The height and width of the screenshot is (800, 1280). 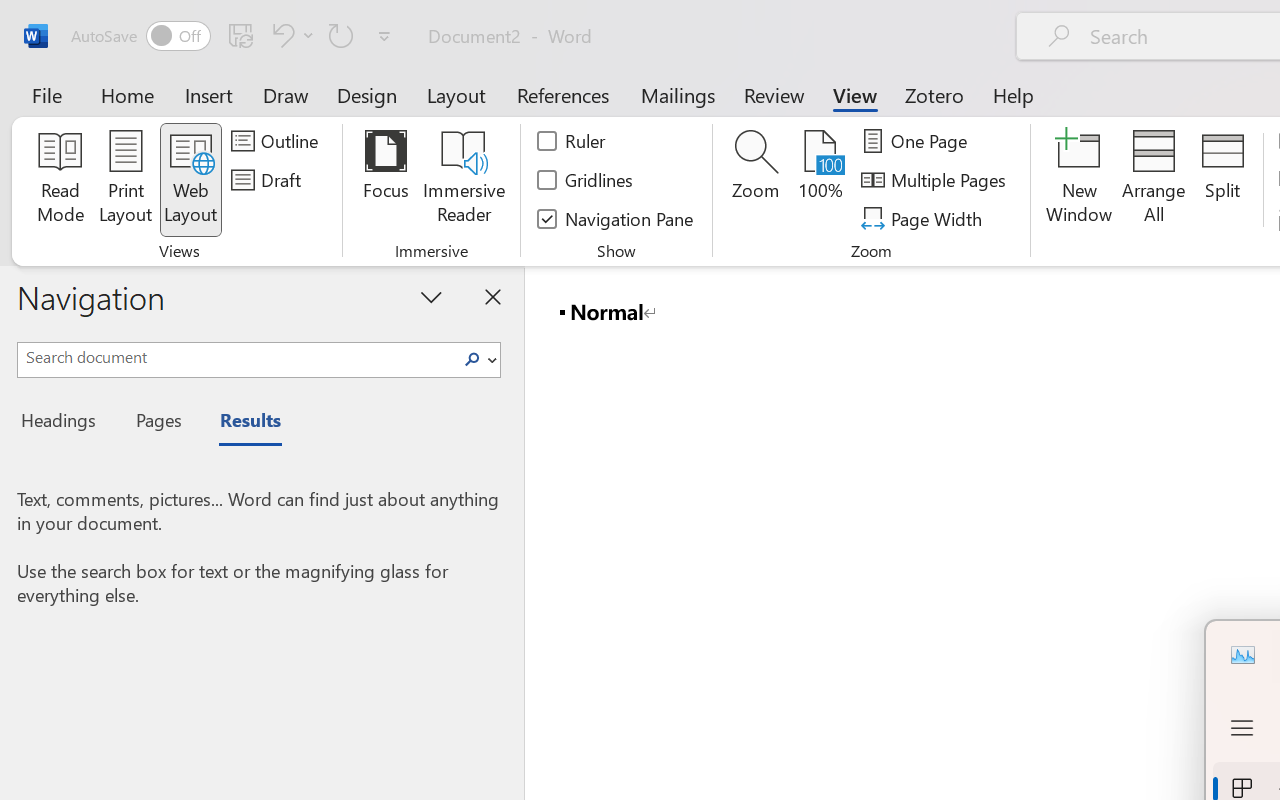 I want to click on 'Gridlines', so click(x=585, y=179).